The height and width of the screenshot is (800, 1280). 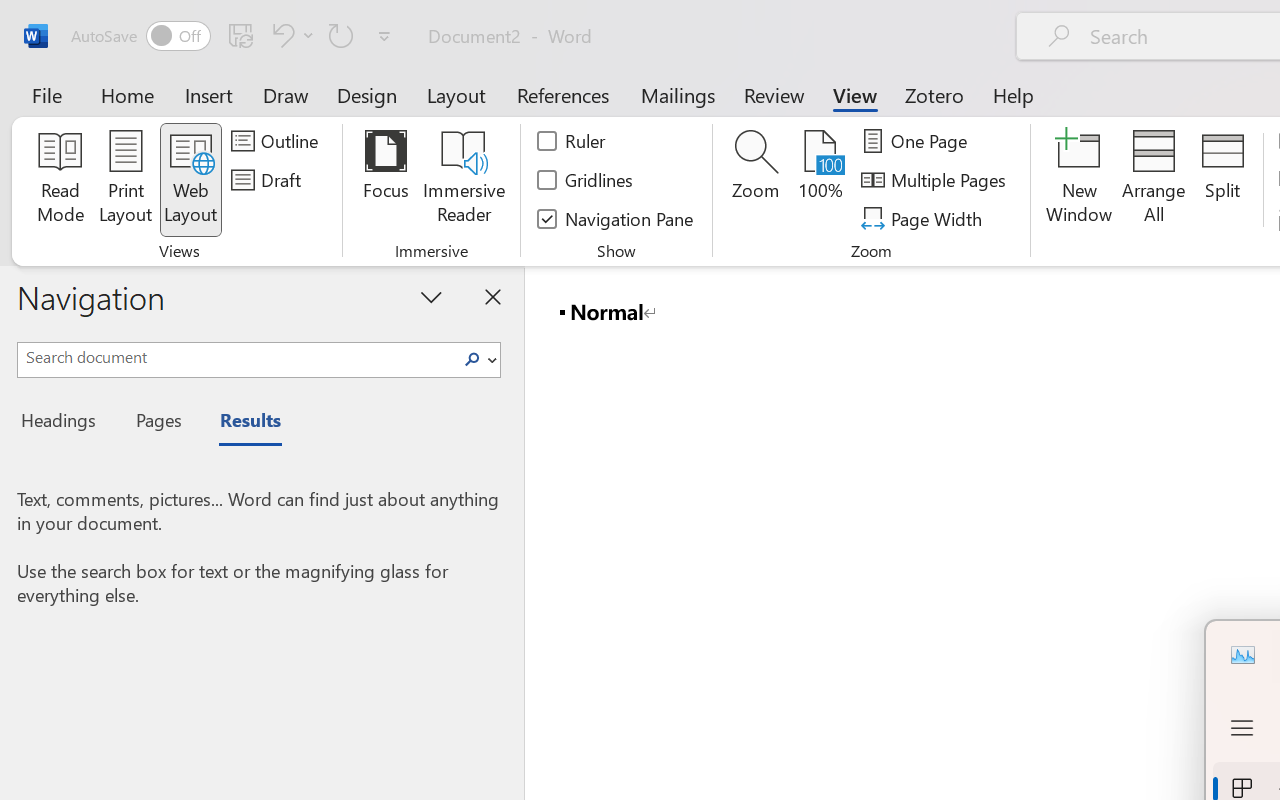 I want to click on 'Gridlines', so click(x=585, y=179).